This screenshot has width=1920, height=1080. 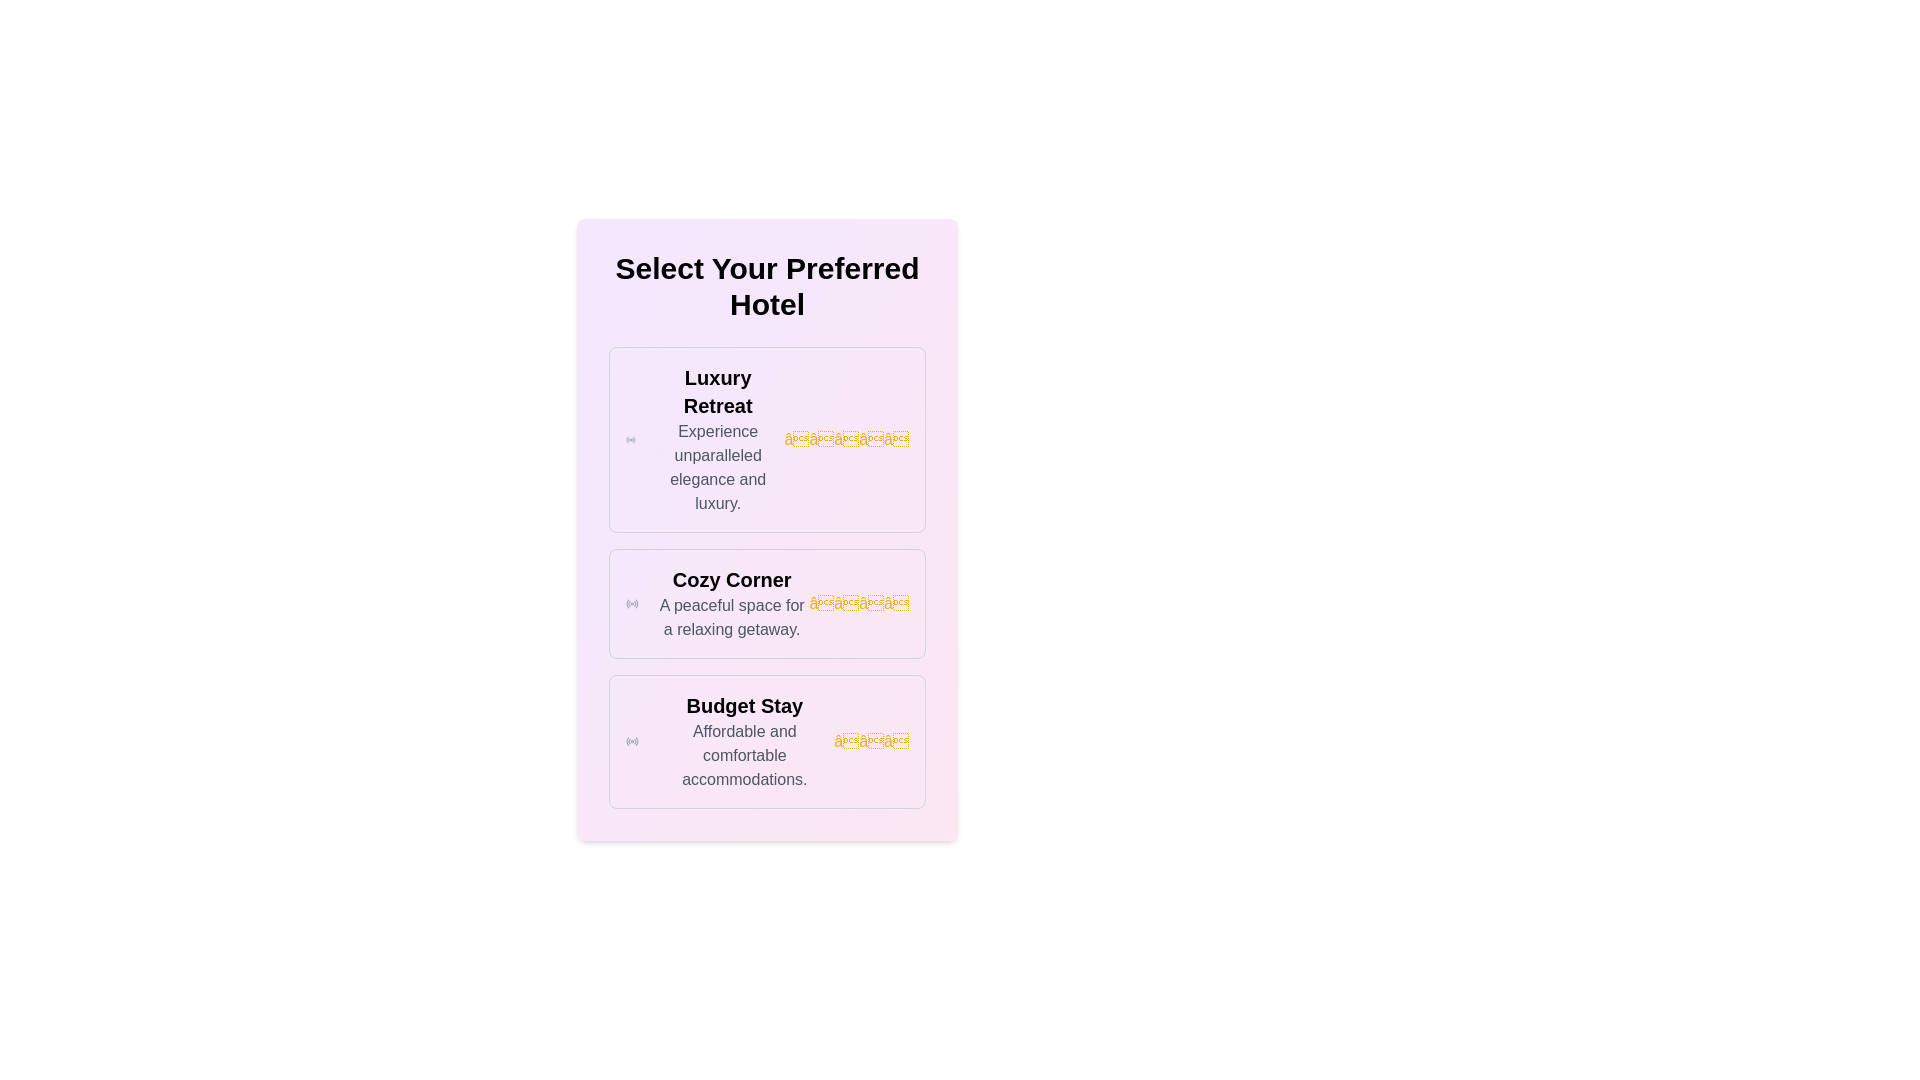 What do you see at coordinates (743, 756) in the screenshot?
I see `the text block containing the description 'Affordable and comfortable accommodations.' which is positioned below the title 'Budget Stay'` at bounding box center [743, 756].